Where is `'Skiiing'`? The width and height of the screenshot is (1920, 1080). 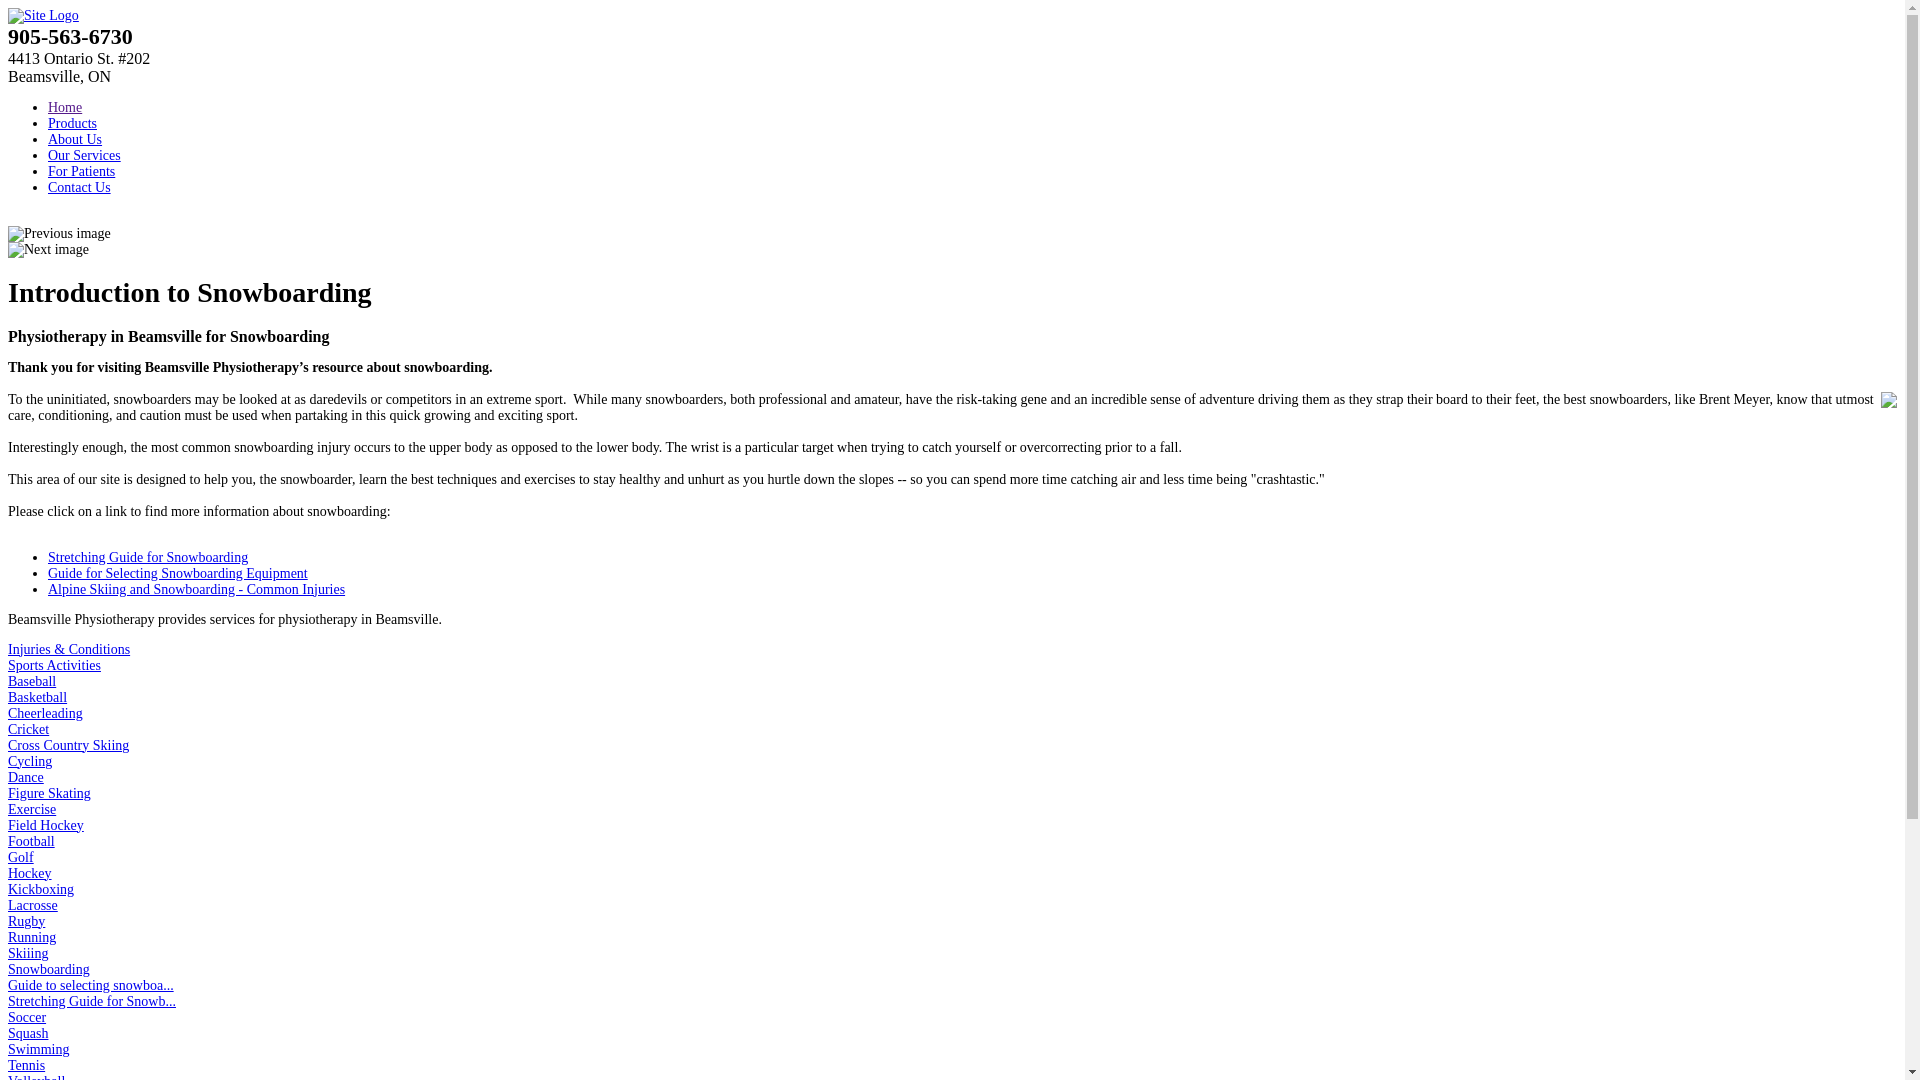 'Skiiing' is located at coordinates (28, 952).